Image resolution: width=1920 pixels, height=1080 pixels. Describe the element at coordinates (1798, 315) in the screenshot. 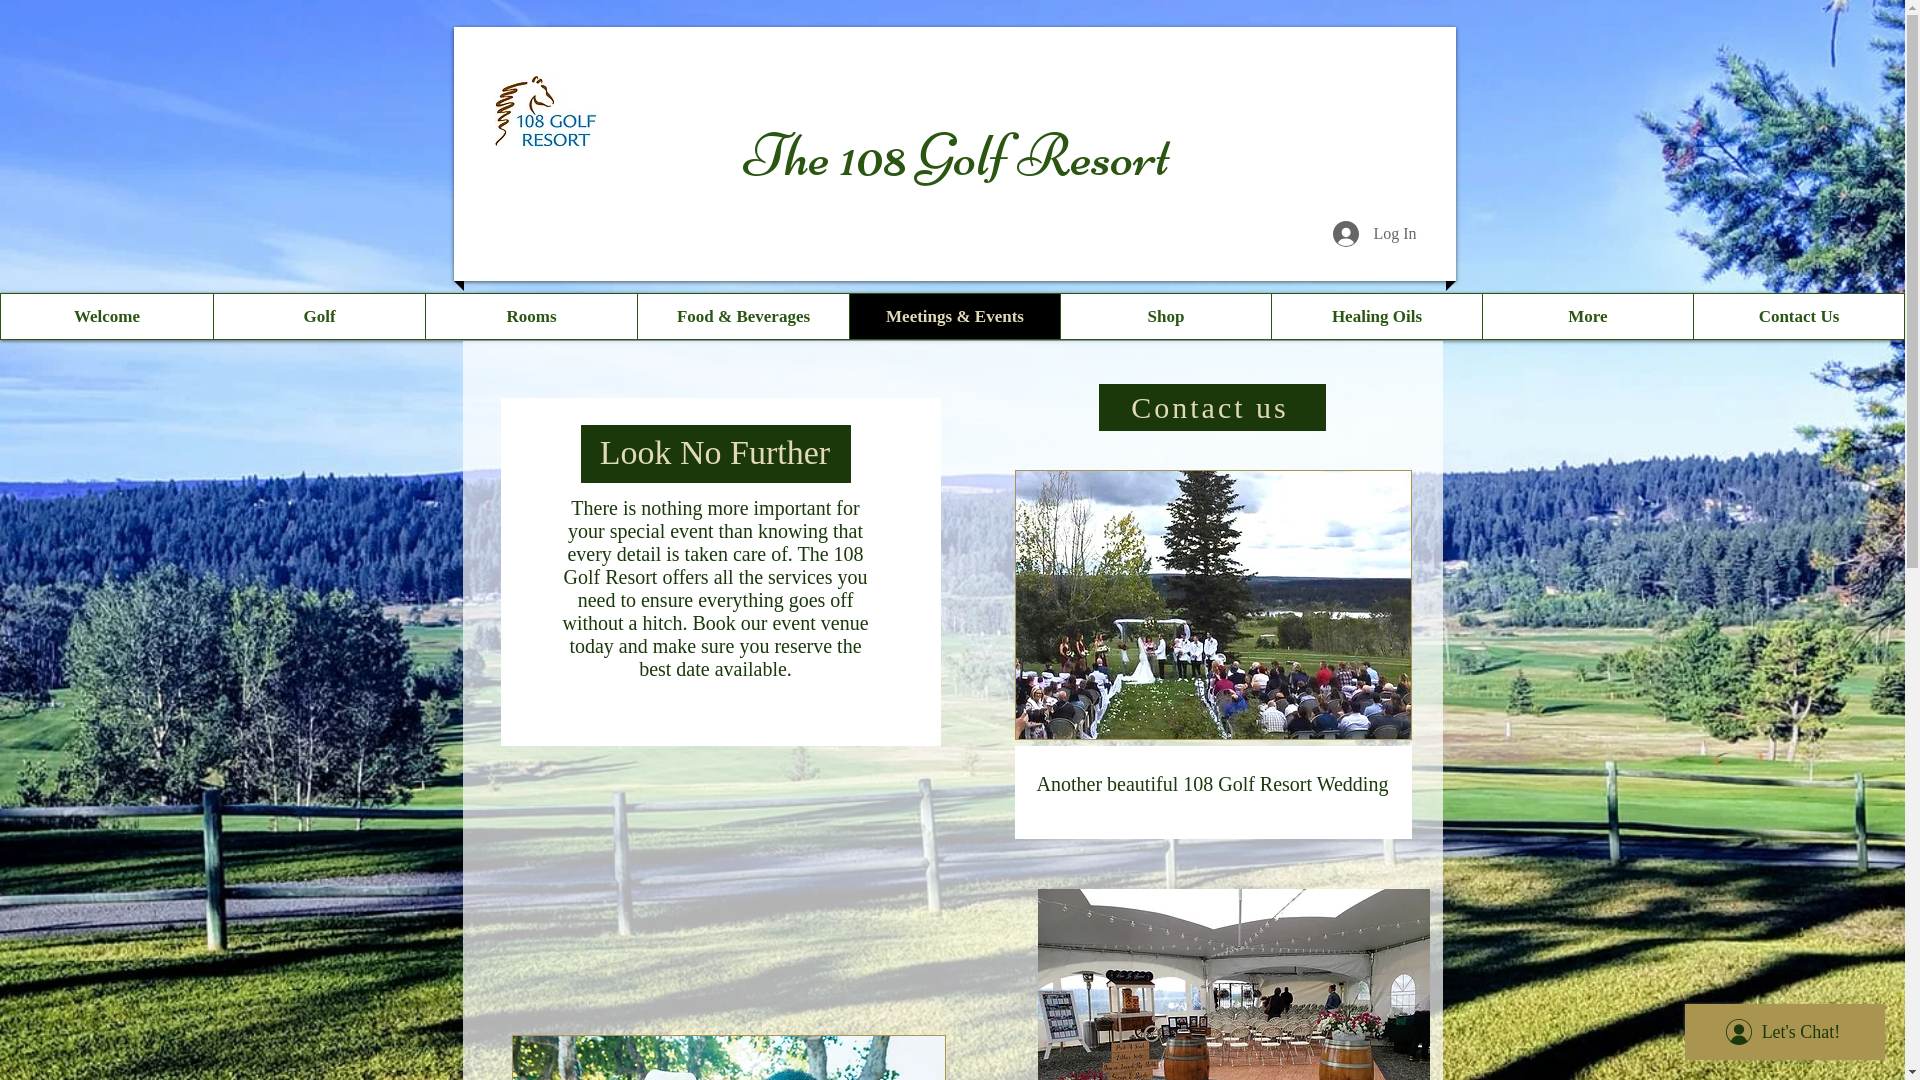

I see `'Contact Us'` at that location.